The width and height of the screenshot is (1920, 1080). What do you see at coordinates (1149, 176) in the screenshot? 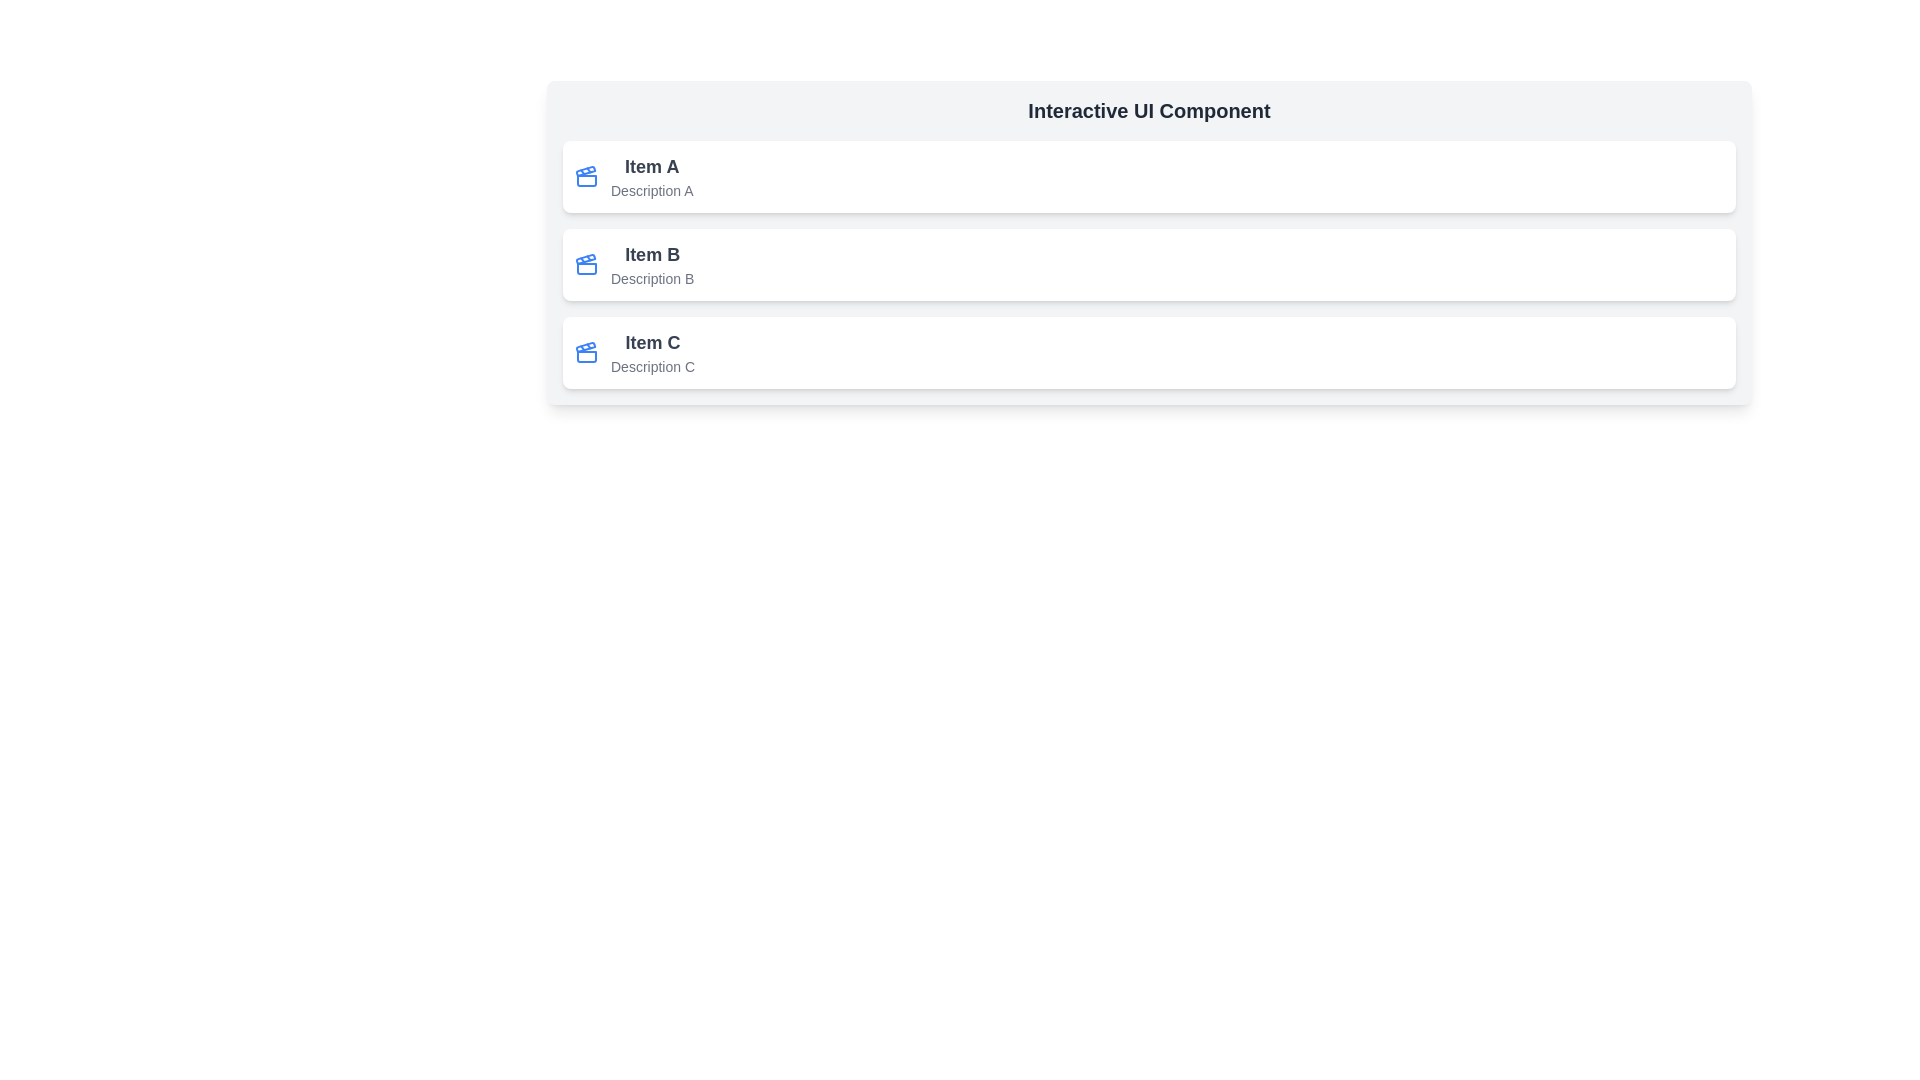
I see `the first item in the vertical list of three similar elements, which serves as an entry in a list with a name and a brief description` at bounding box center [1149, 176].